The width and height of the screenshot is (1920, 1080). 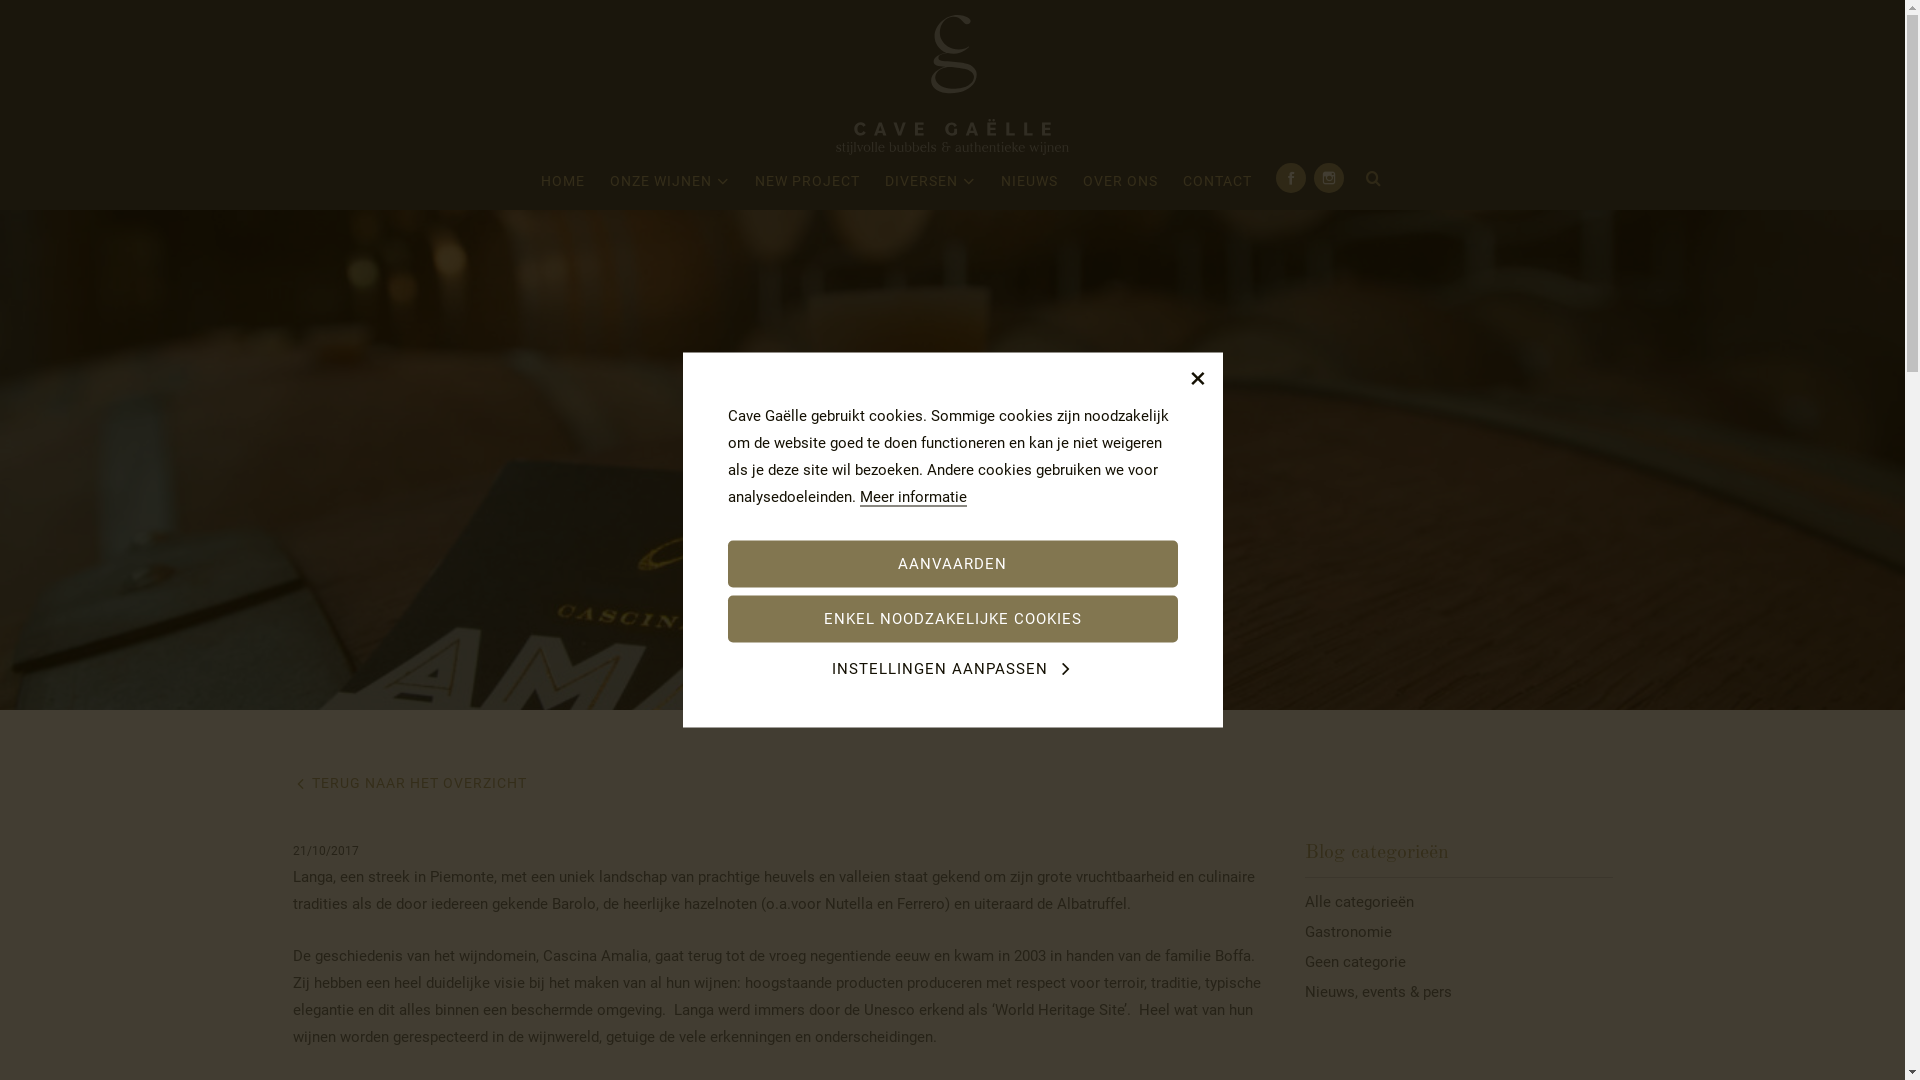 I want to click on 'HOME', so click(x=561, y=185).